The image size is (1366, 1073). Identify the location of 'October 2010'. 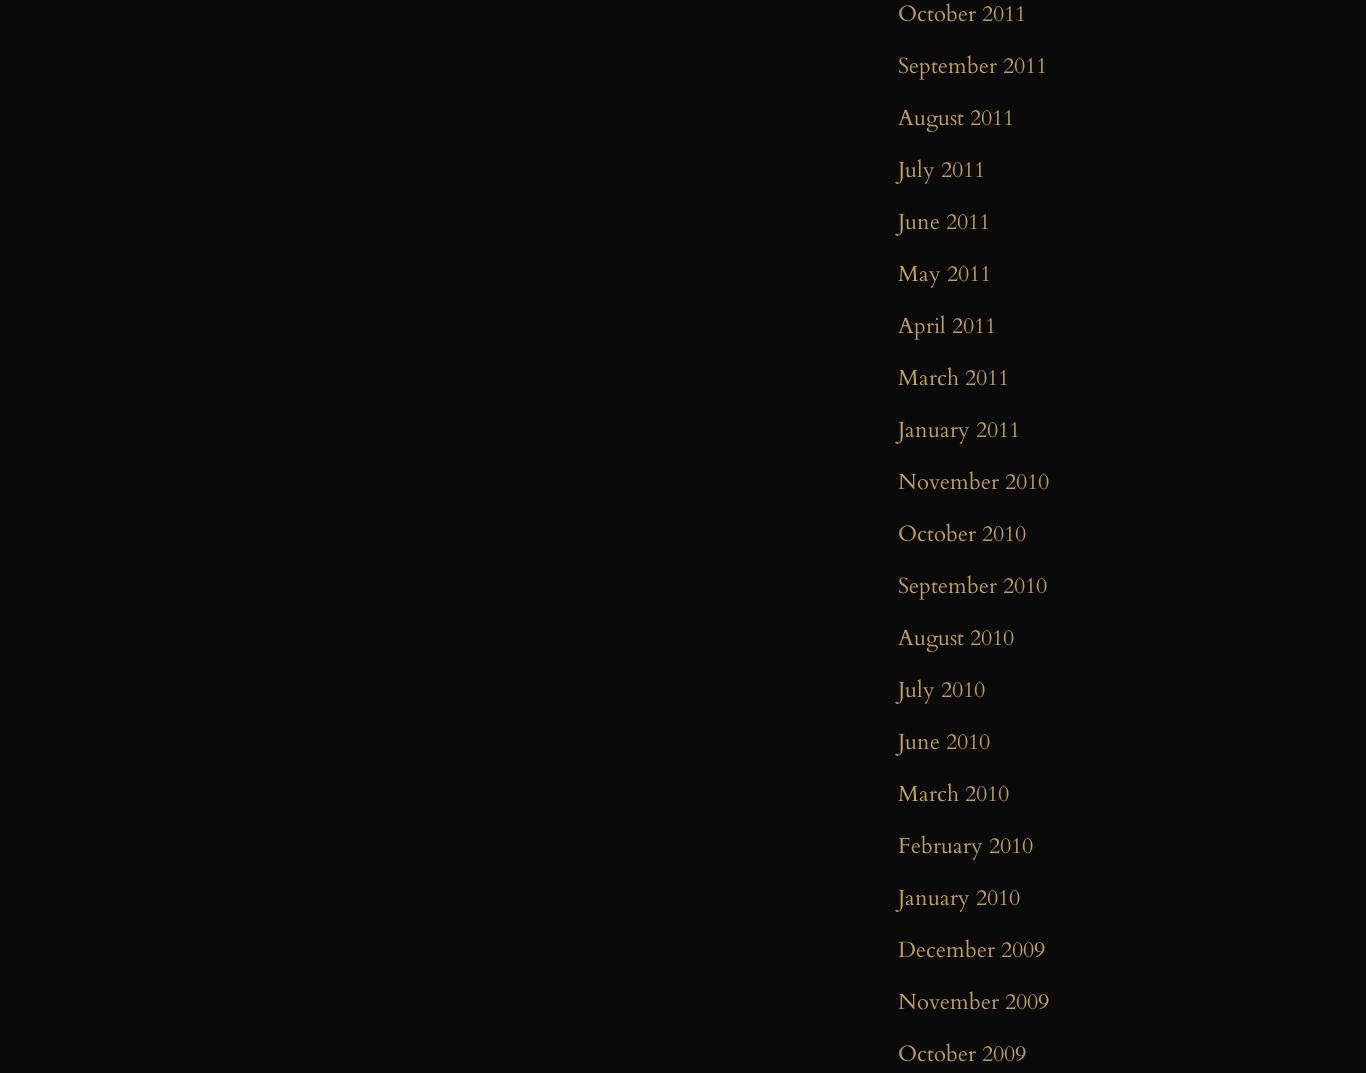
(961, 533).